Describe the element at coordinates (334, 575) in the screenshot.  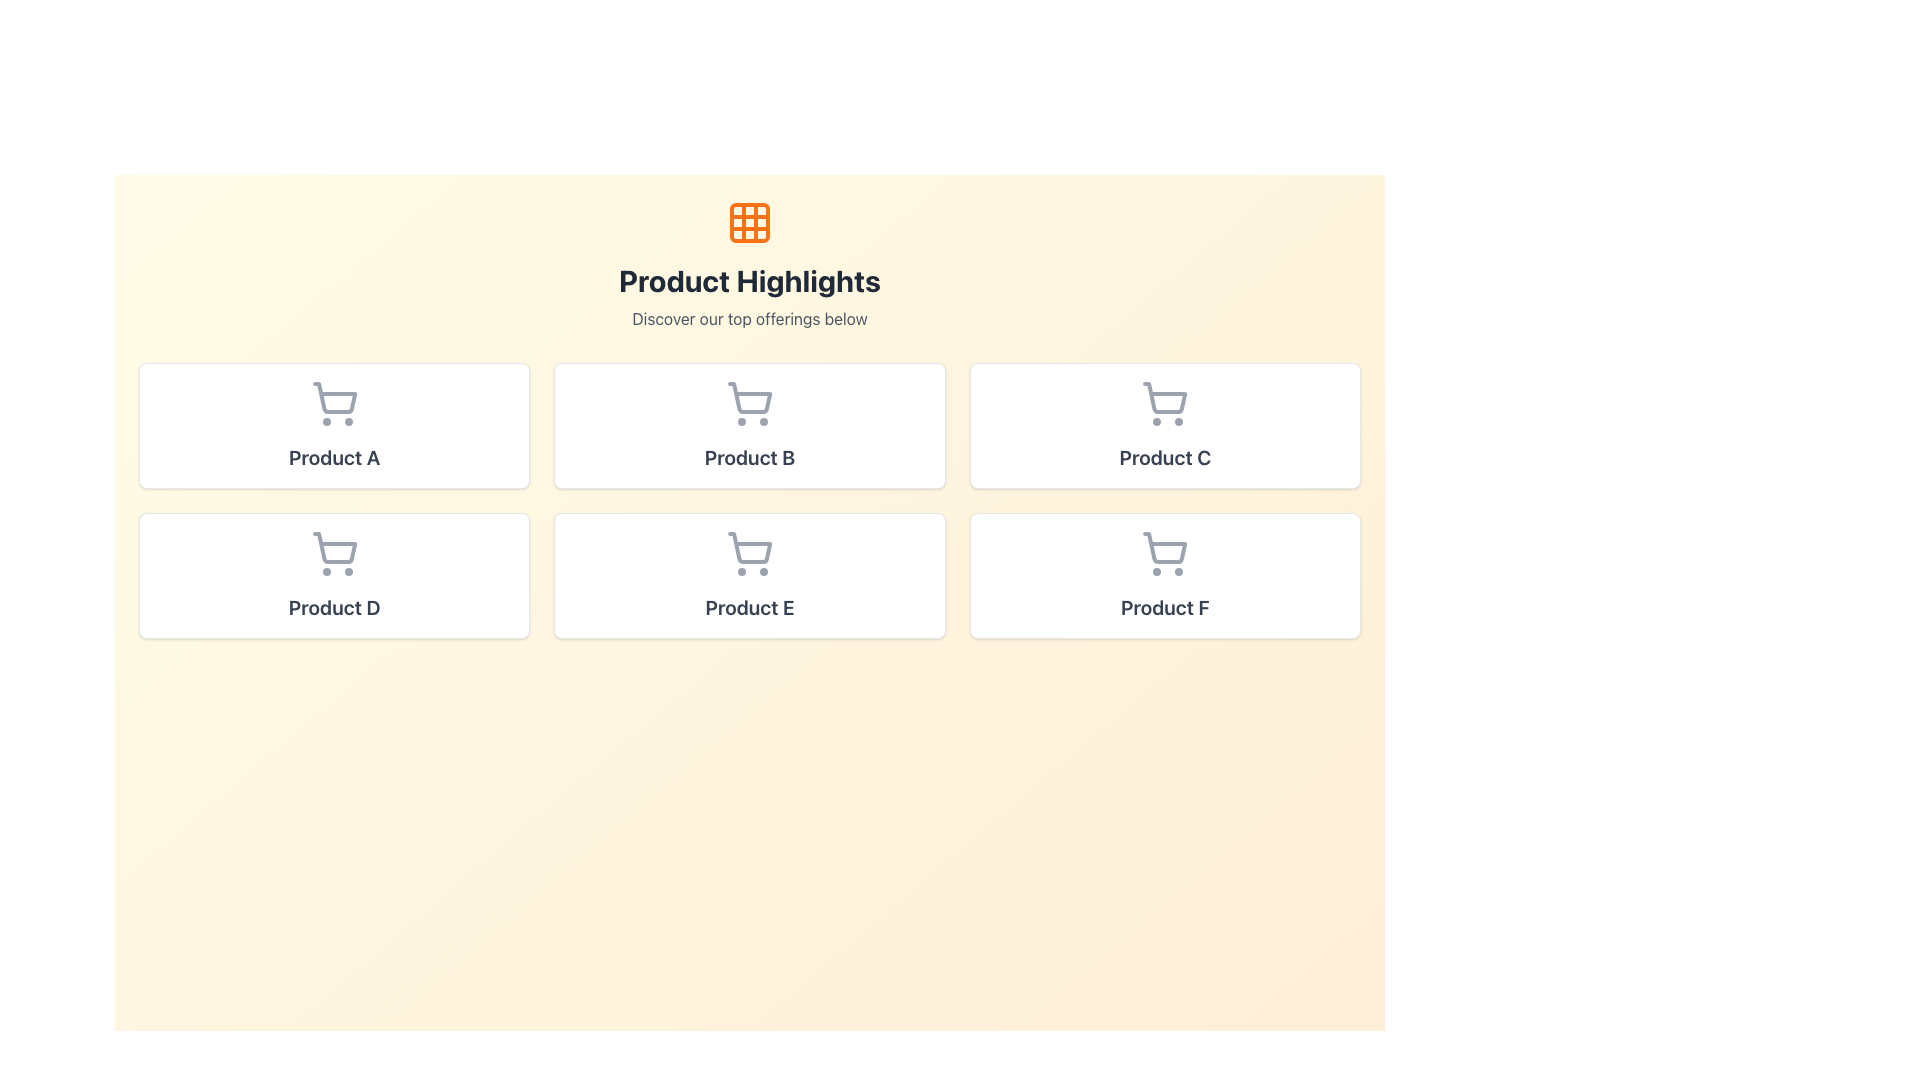
I see `the fourth selectable card for 'Product D' located in the second row and first column of a 3x2 grid layout` at that location.